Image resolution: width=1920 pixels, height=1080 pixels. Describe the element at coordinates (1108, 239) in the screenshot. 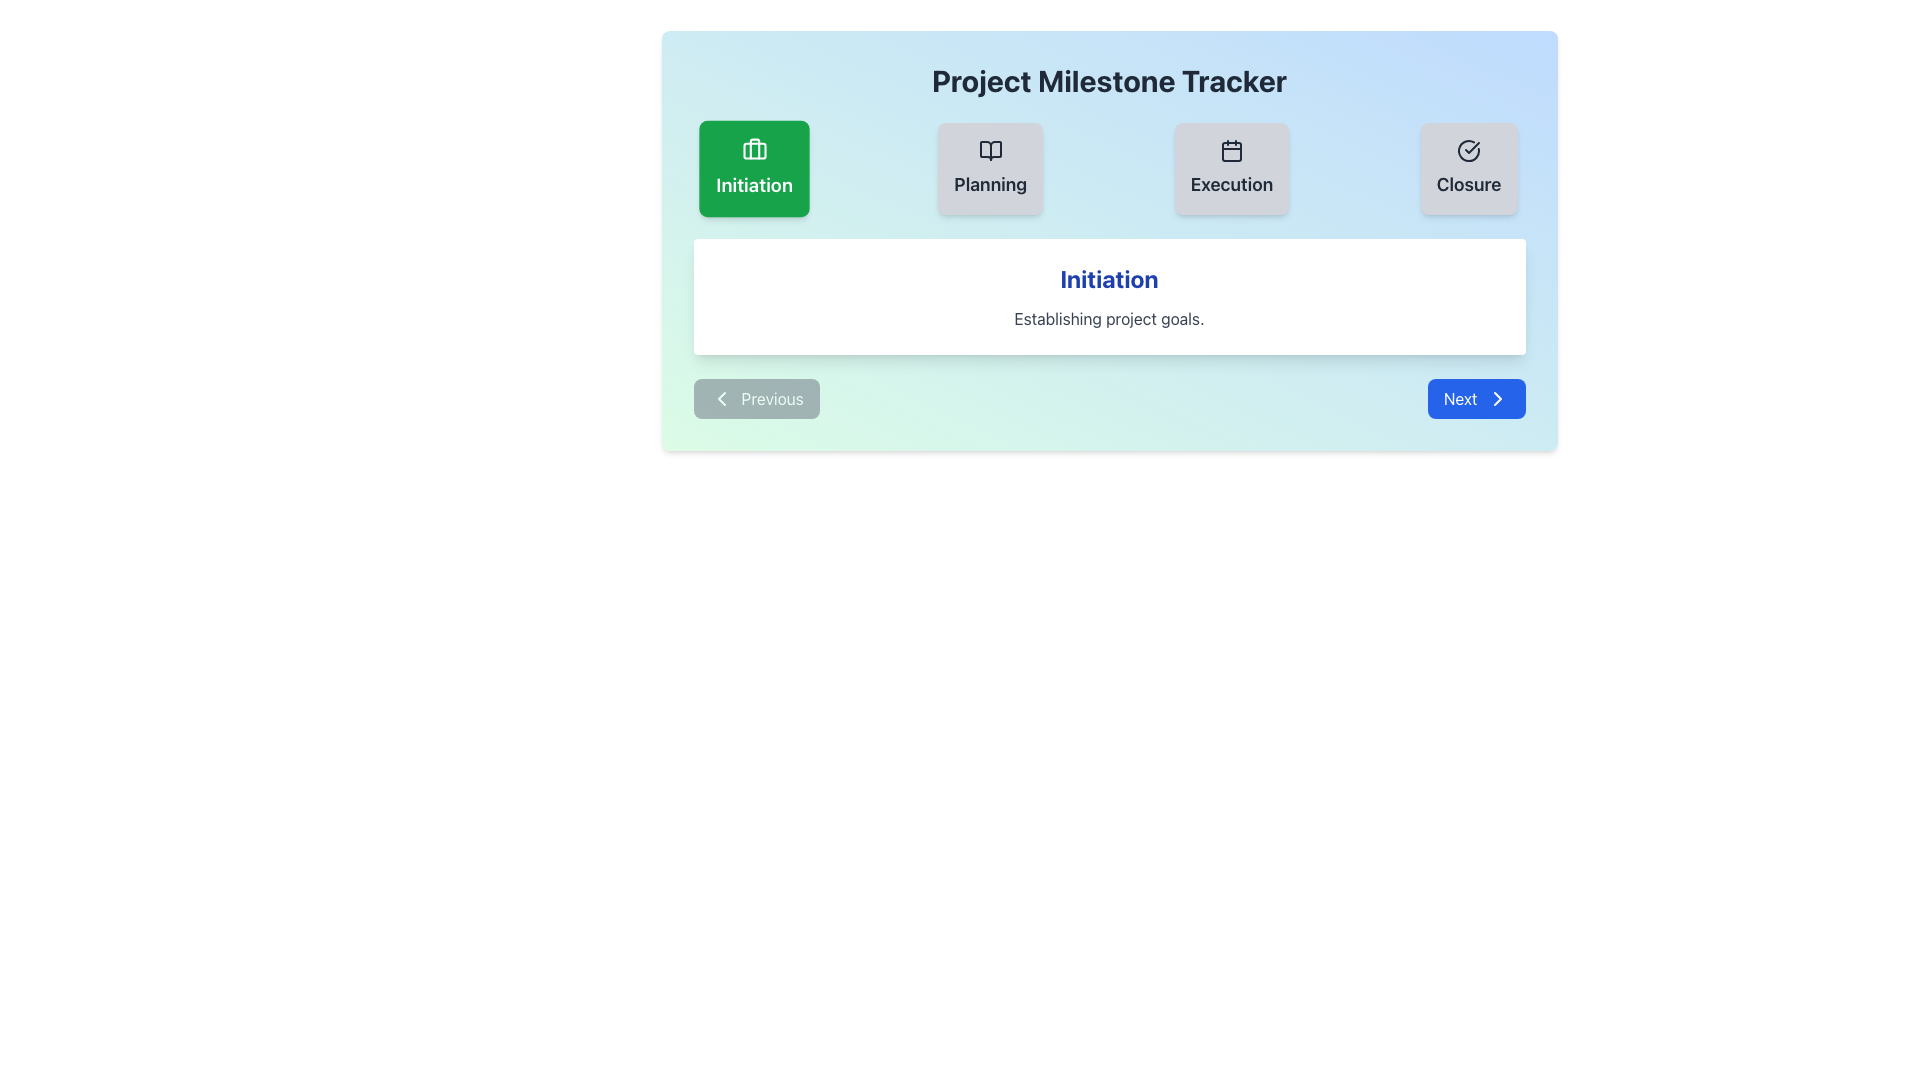

I see `descriptive text in the 'Project Milestone Tracker' UI component, specifically the details about the highlighted stage 'Initiation - Establishing project goals.'` at that location.